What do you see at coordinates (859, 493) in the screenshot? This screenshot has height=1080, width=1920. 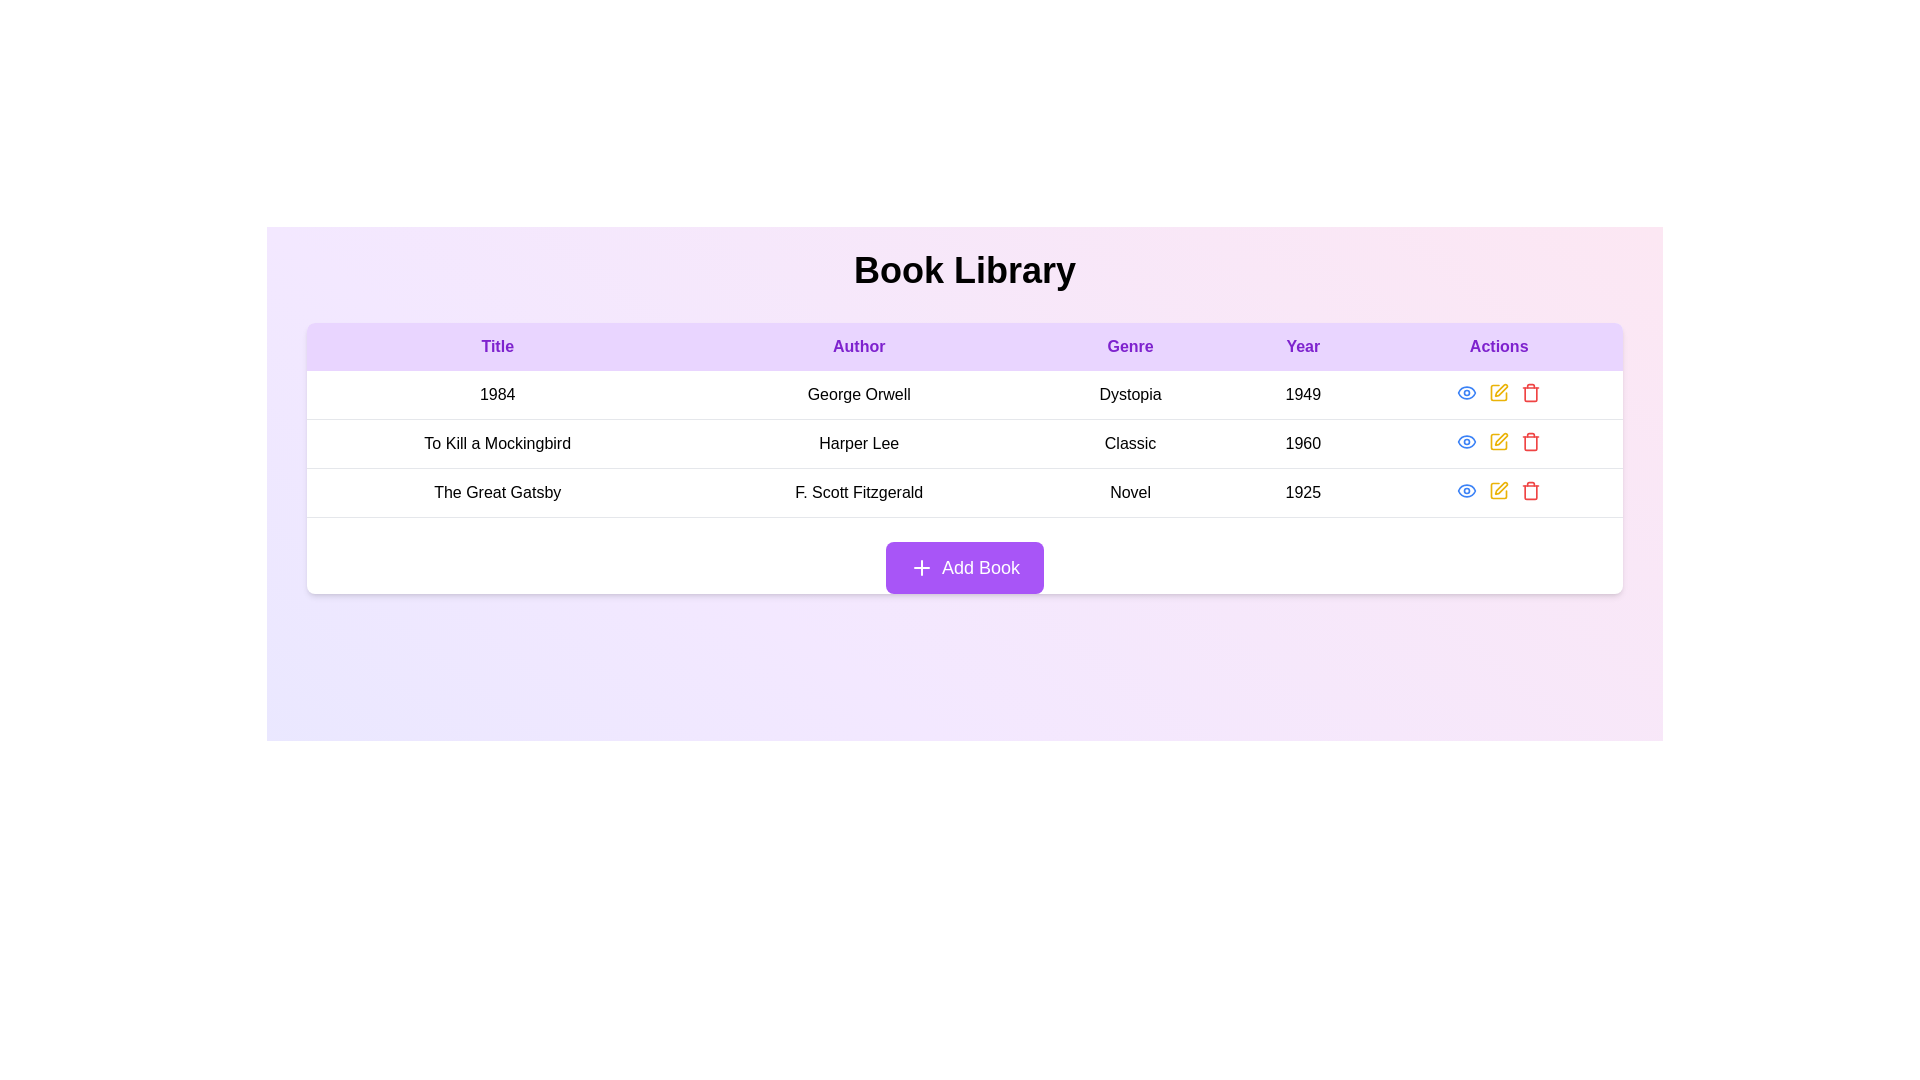 I see `the text label displaying 'F. Scott Fitzgerald' located in the third row of the table under the 'Author' column` at bounding box center [859, 493].